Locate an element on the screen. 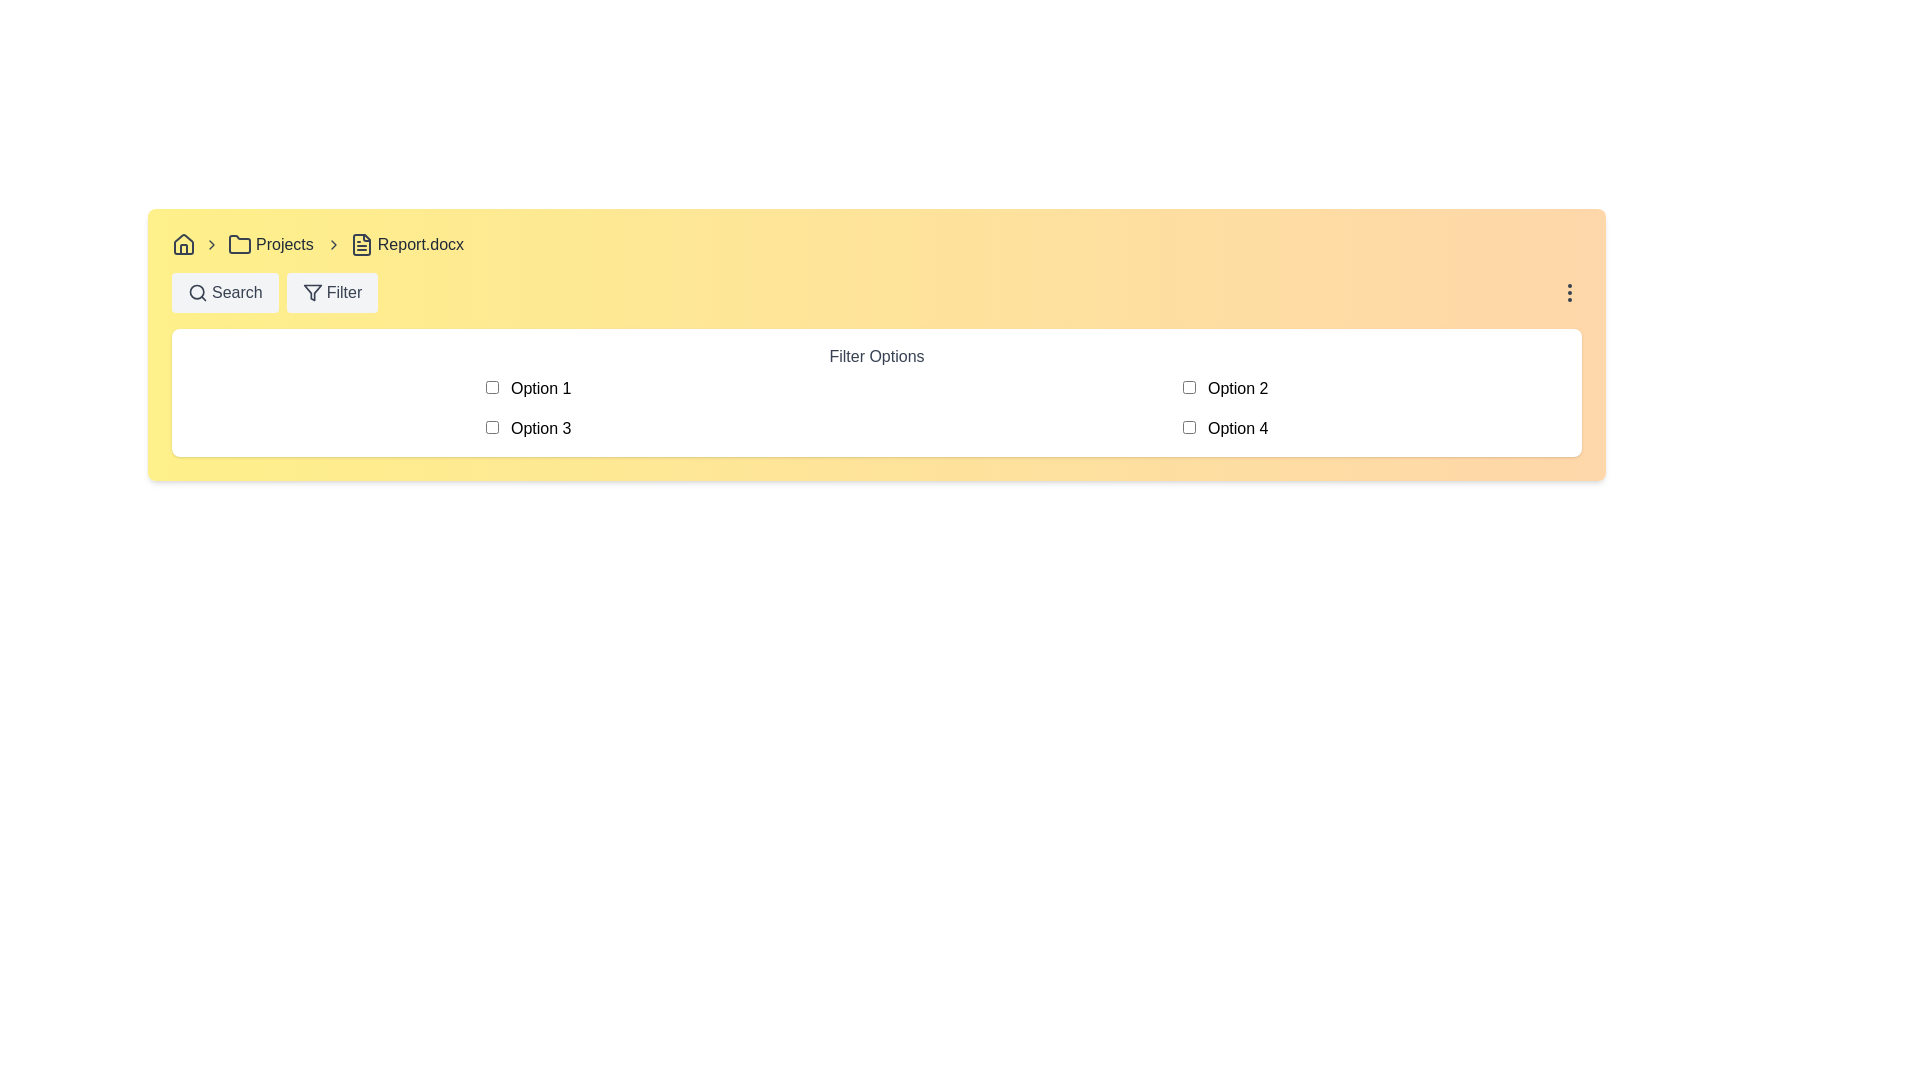 The height and width of the screenshot is (1080, 1920). the checkbox located to the left of the text label 'Option 2' in the 'Filter Options' section is located at coordinates (1189, 387).